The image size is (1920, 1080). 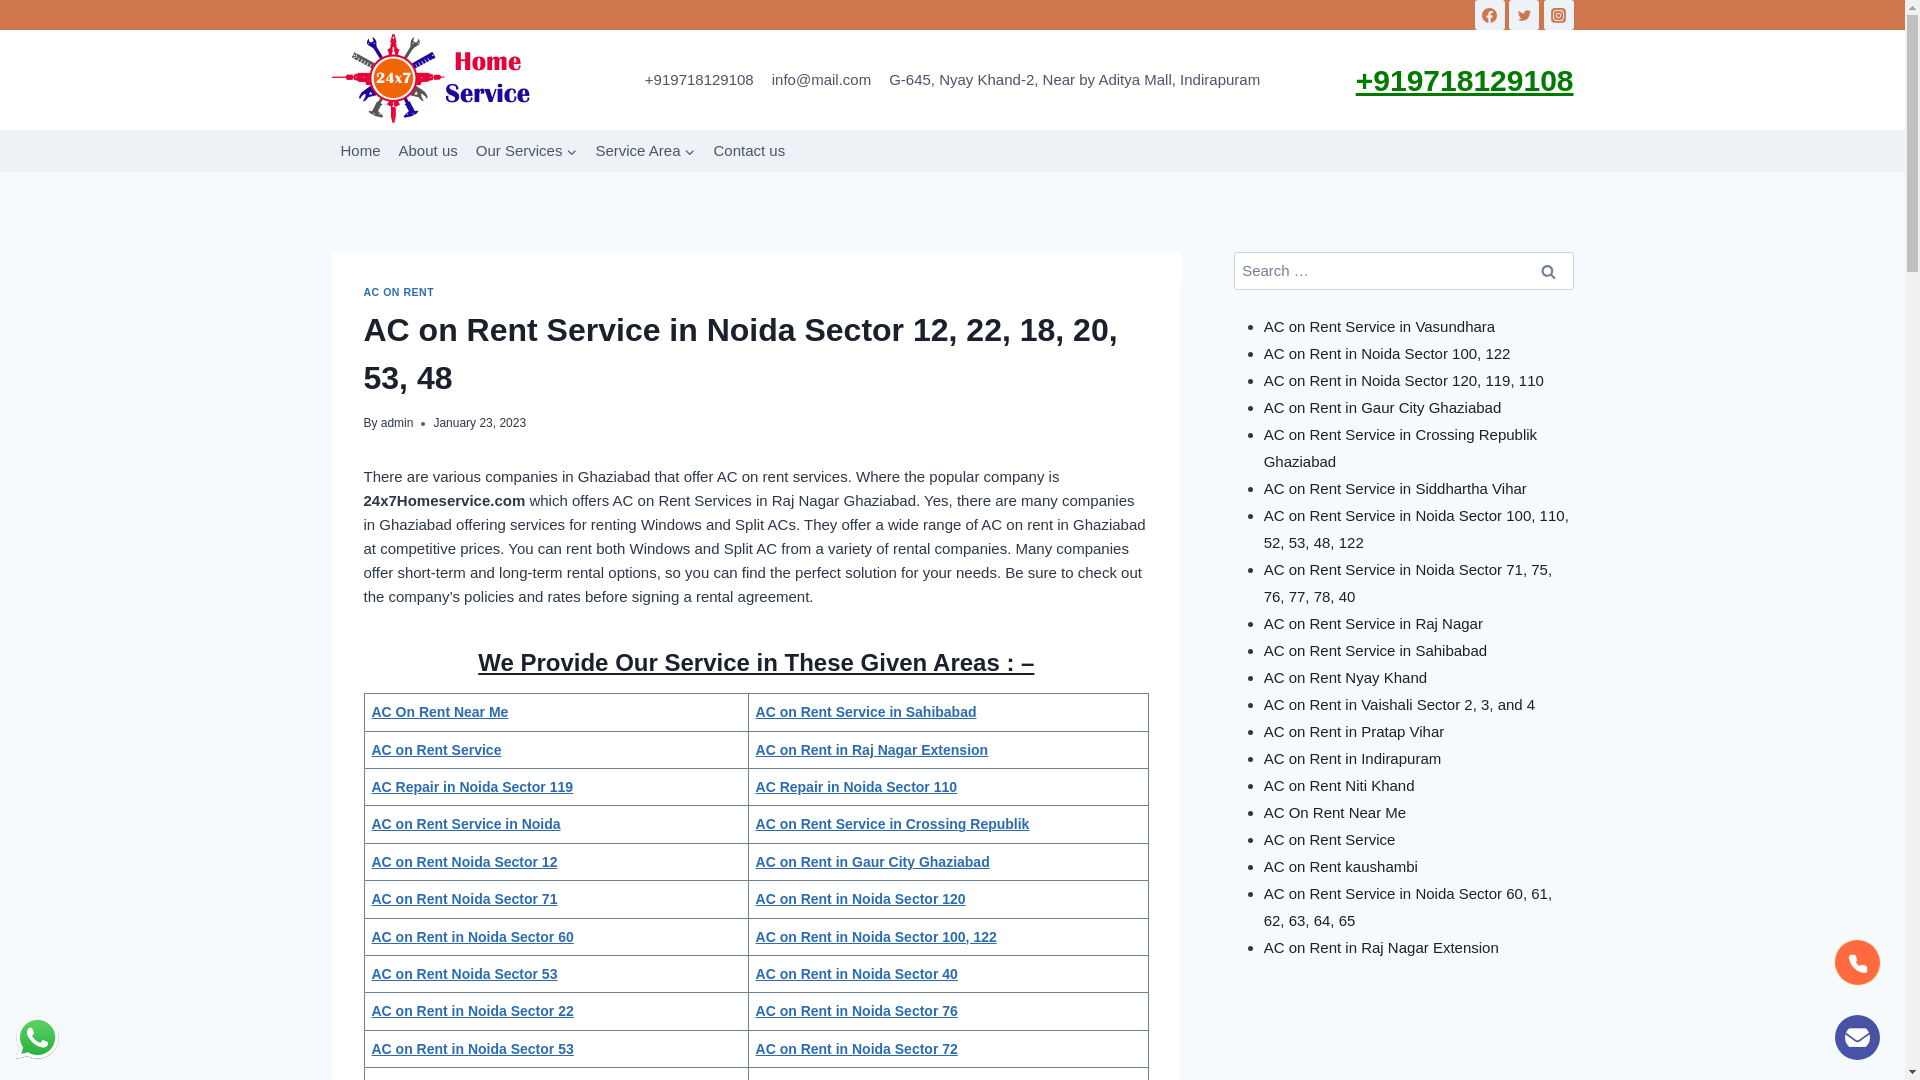 I want to click on 'AC on Rent Noida Sector 12', so click(x=372, y=860).